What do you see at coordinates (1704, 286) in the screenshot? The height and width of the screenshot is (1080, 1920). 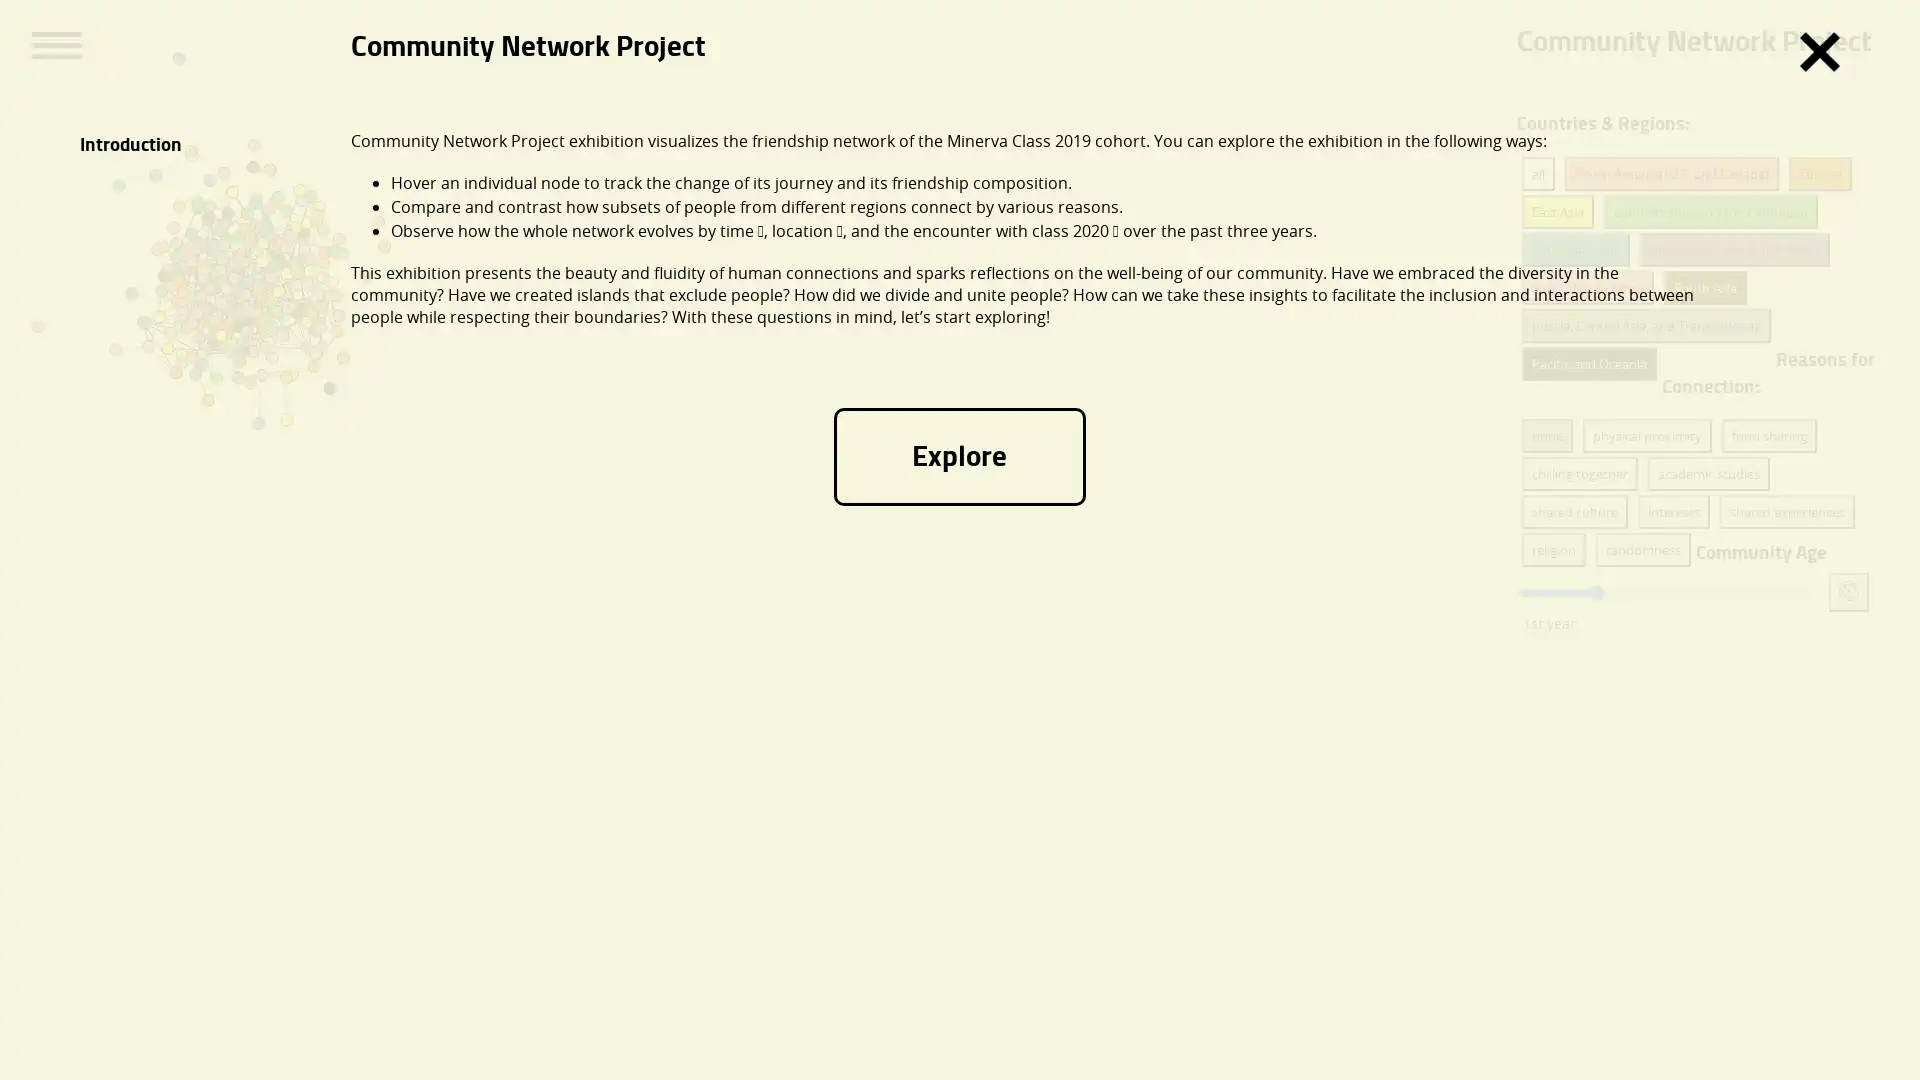 I see `South Asia` at bounding box center [1704, 286].